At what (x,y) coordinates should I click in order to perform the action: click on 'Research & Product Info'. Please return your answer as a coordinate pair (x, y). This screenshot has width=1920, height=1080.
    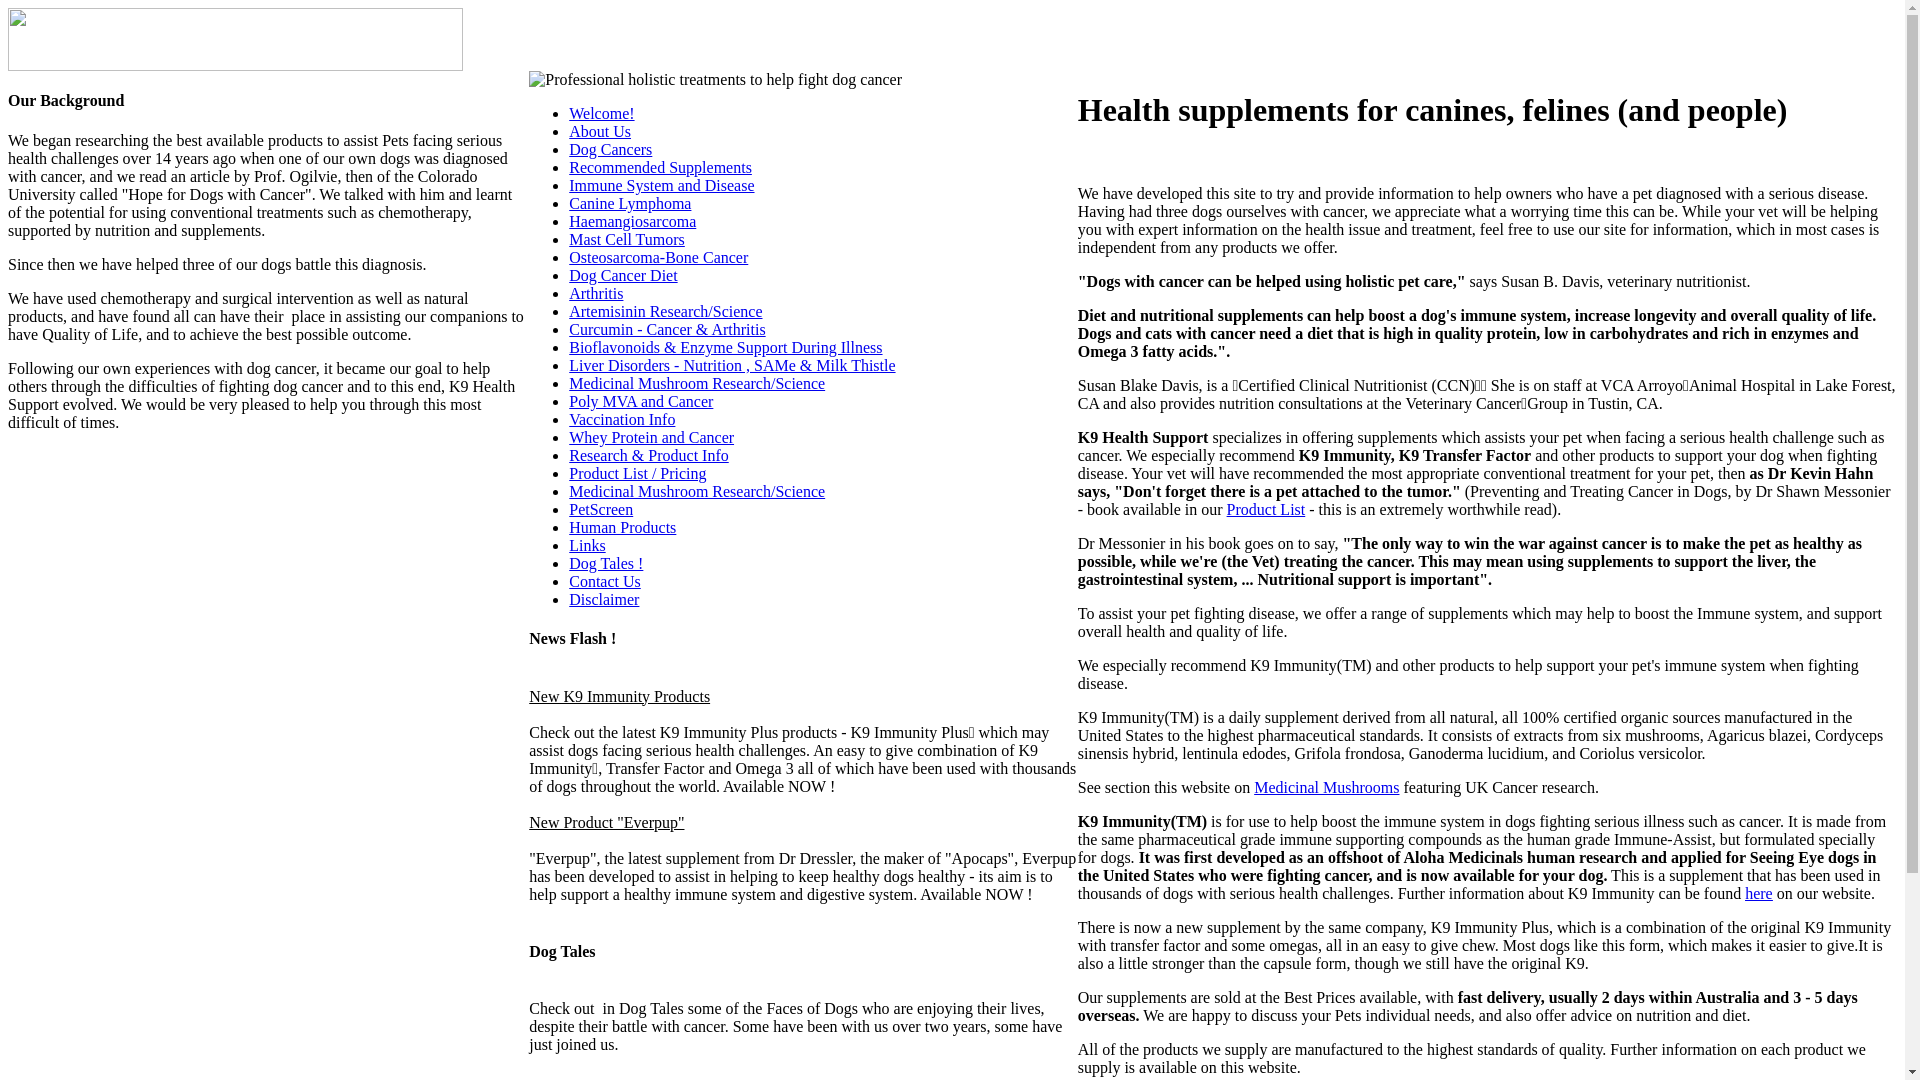
    Looking at the image, I should click on (648, 455).